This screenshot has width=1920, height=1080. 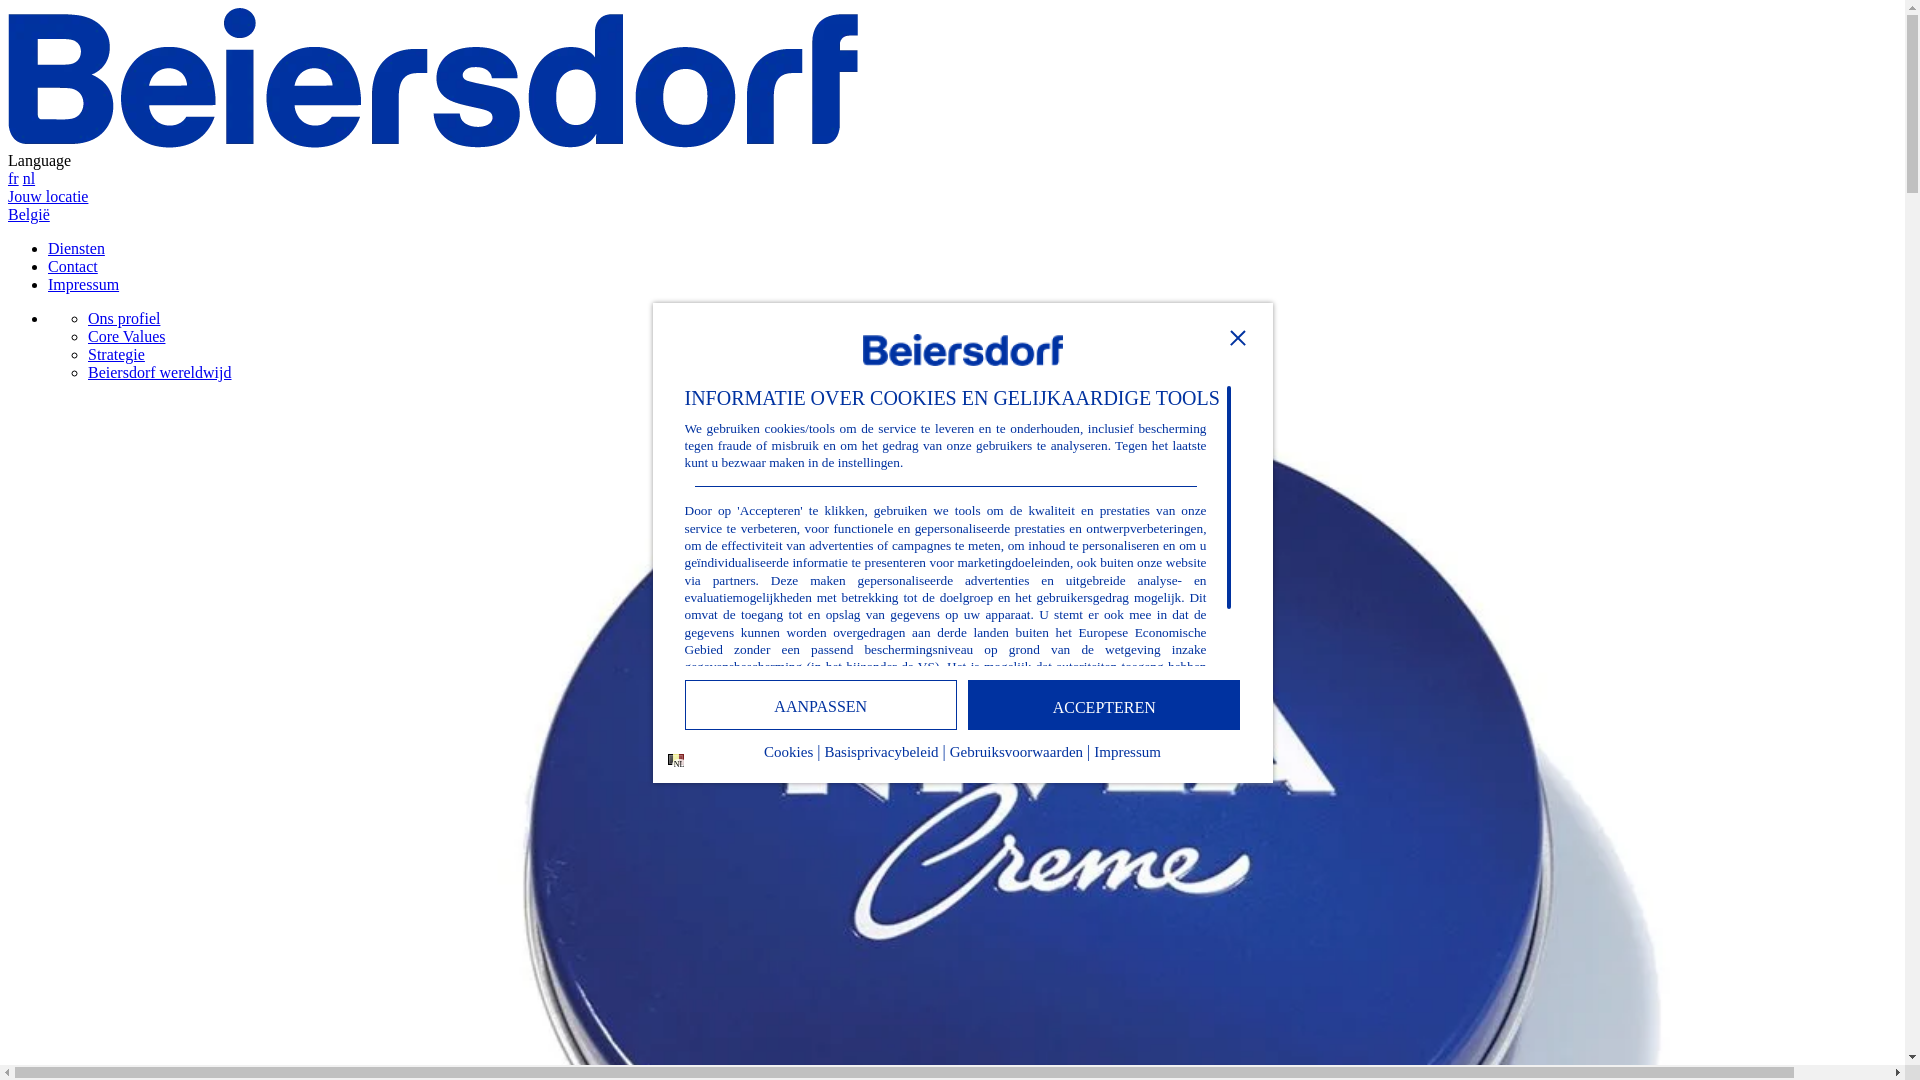 What do you see at coordinates (72, 265) in the screenshot?
I see `'Contact'` at bounding box center [72, 265].